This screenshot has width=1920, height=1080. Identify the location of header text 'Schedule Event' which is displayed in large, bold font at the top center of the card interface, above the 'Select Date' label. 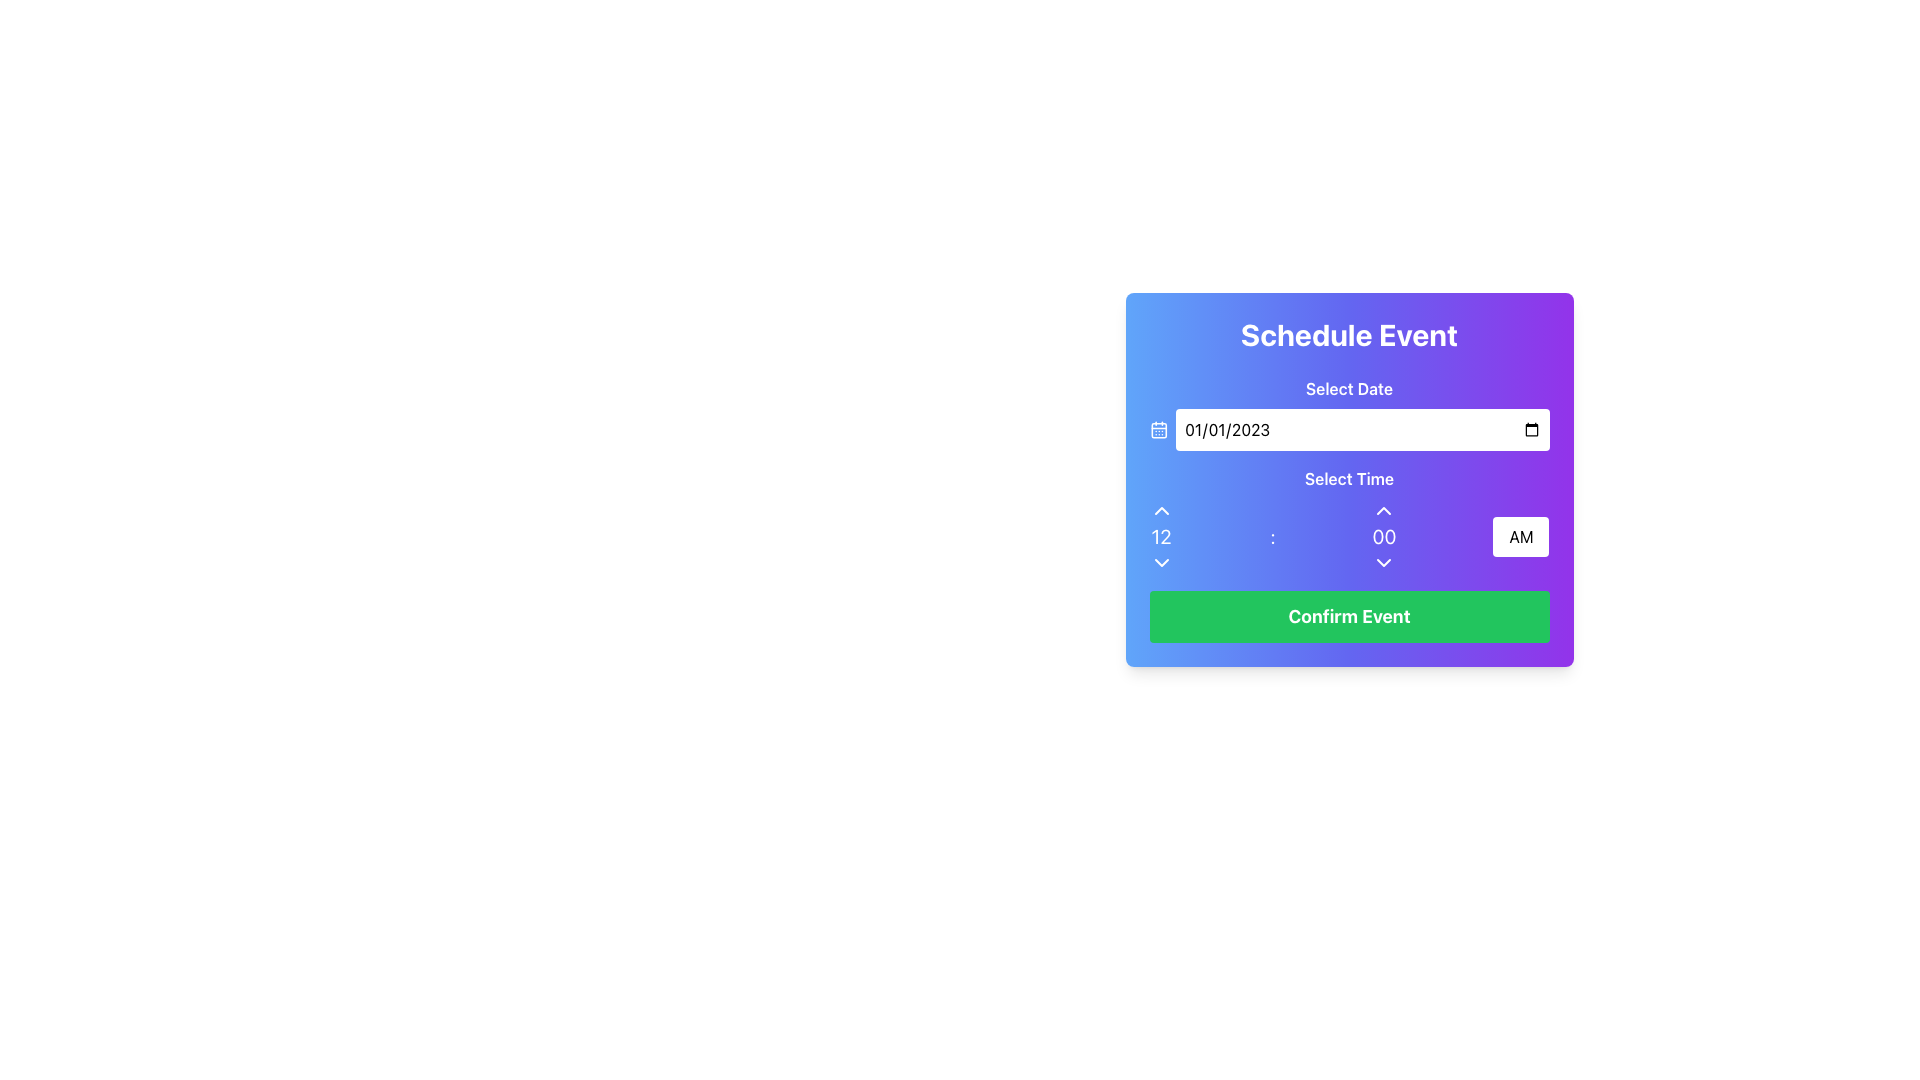
(1349, 334).